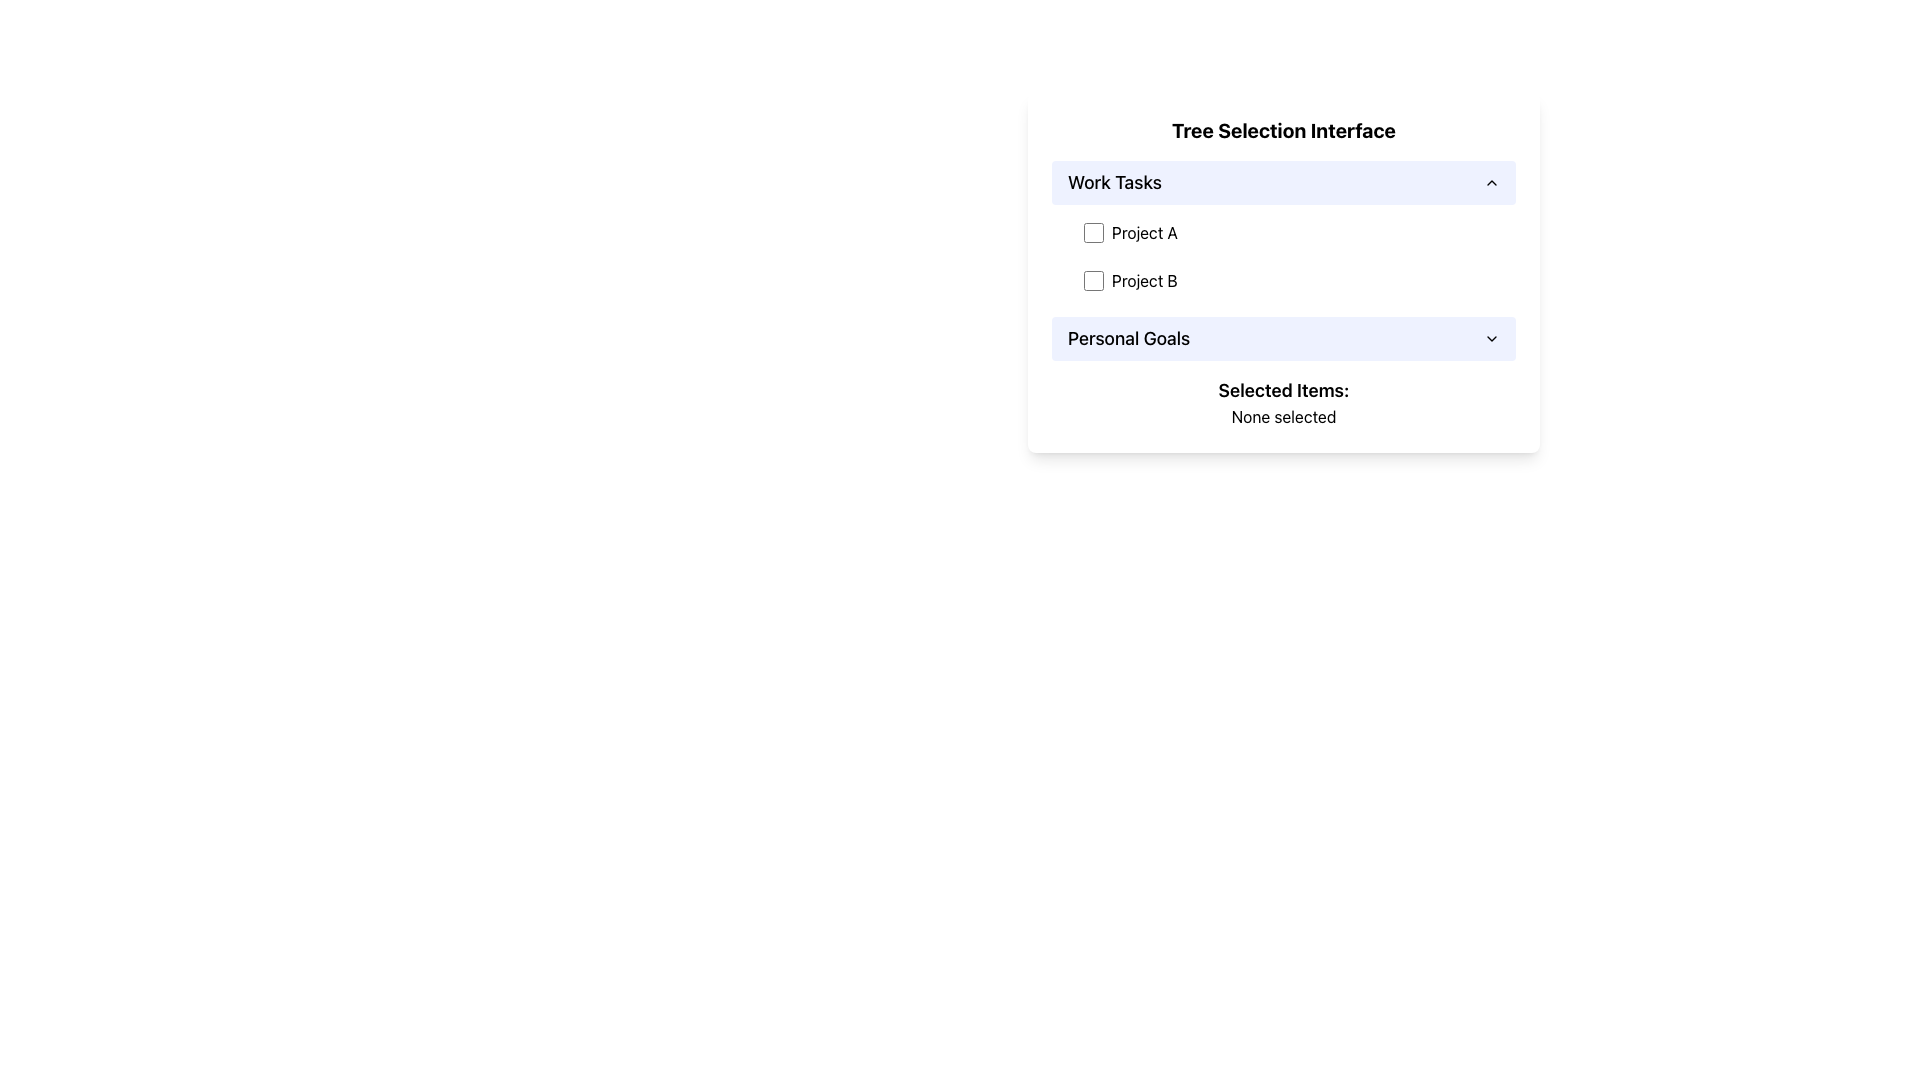 The height and width of the screenshot is (1080, 1920). I want to click on the interactive checkbox, so click(1093, 281).